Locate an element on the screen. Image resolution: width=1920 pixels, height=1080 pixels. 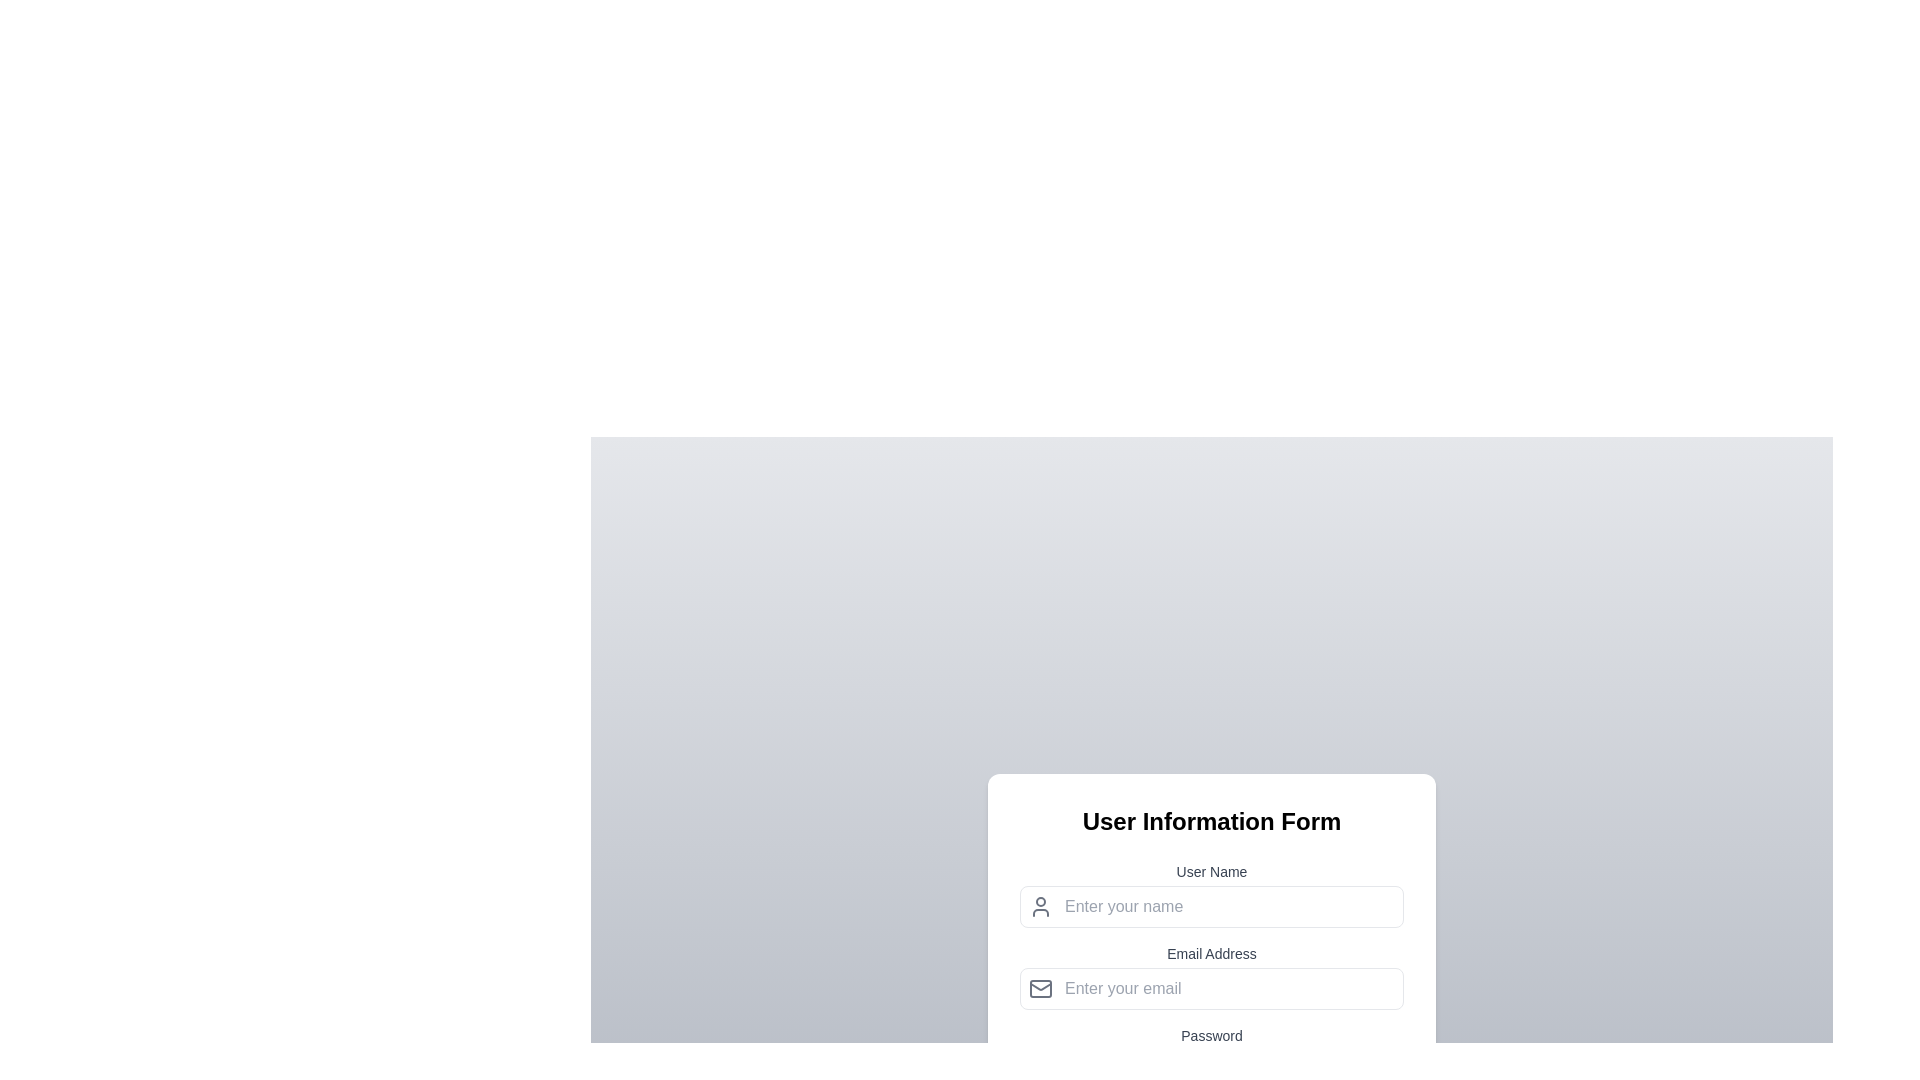
the label text that indicates the input field for entering the user's name, which is positioned above the 'Enter your name' input field in the user information form is located at coordinates (1210, 870).